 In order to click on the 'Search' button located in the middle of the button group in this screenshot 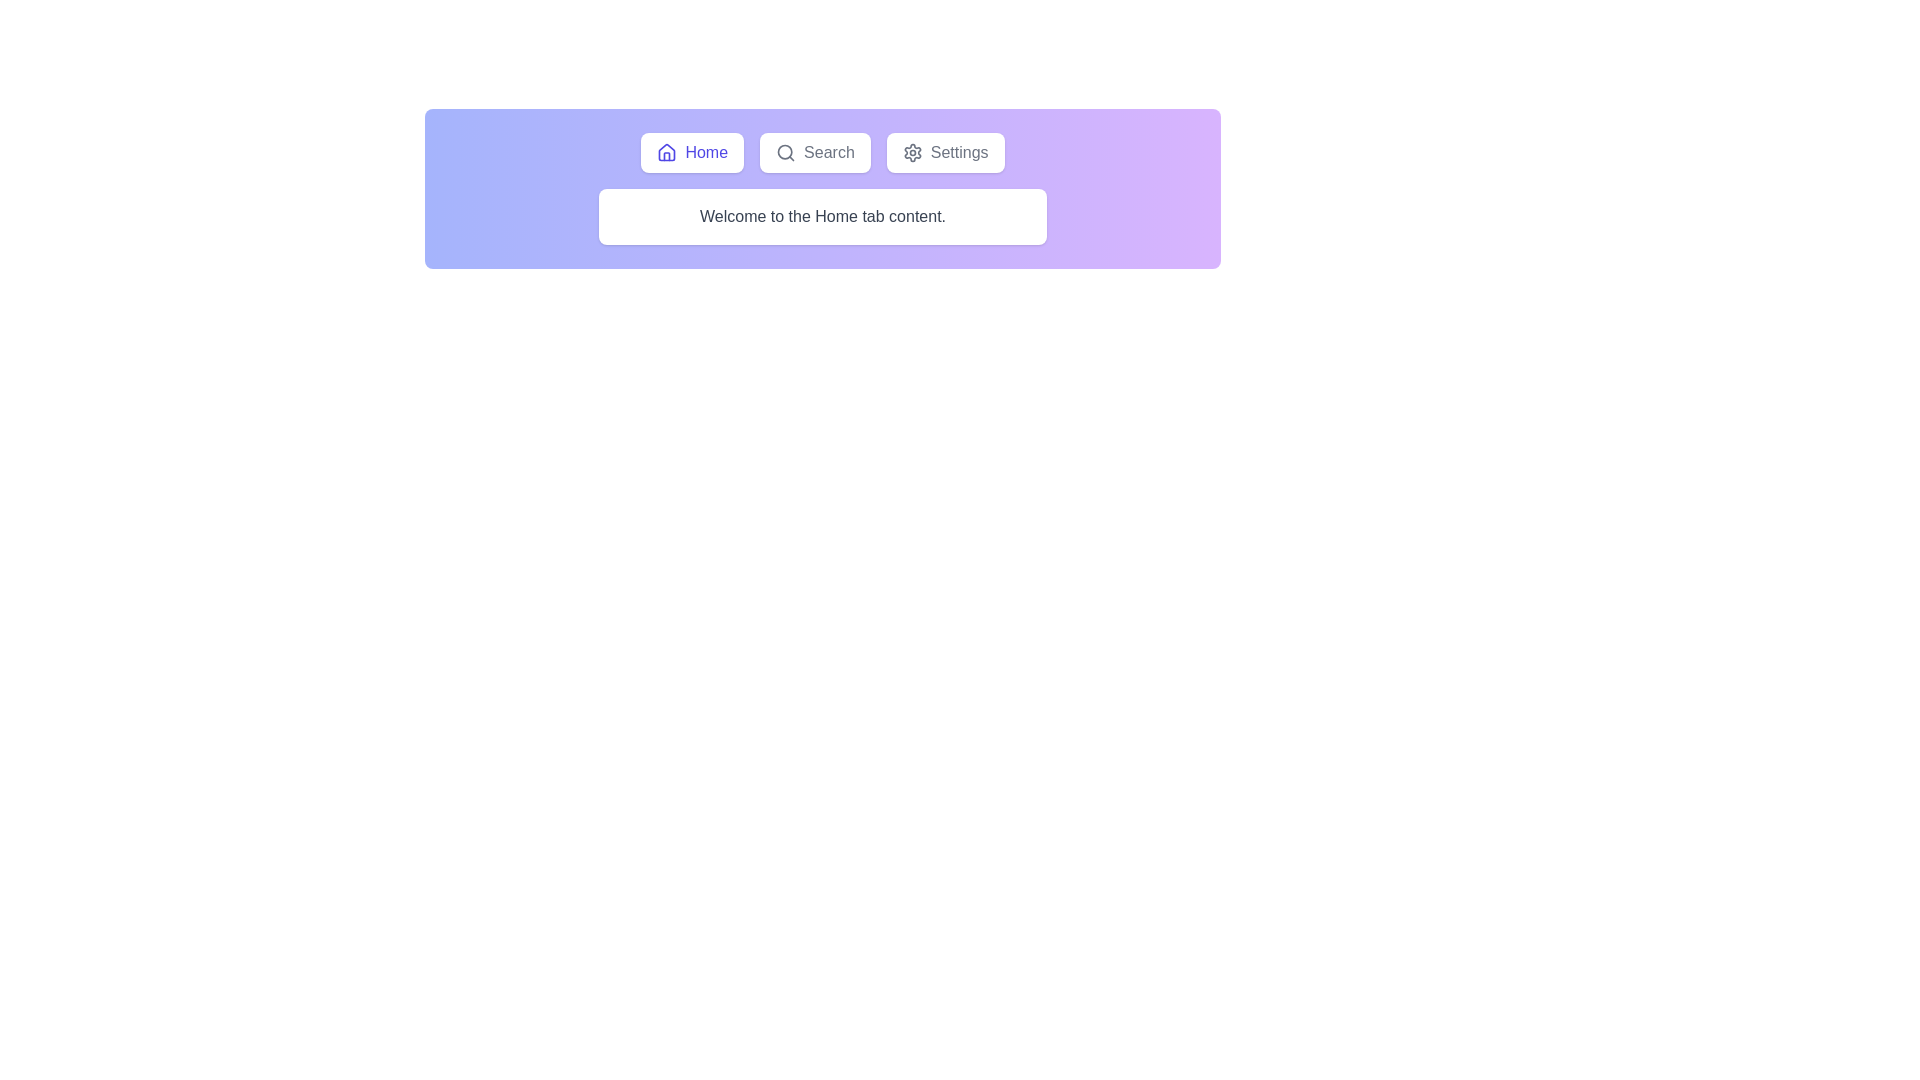, I will do `click(815, 152)`.